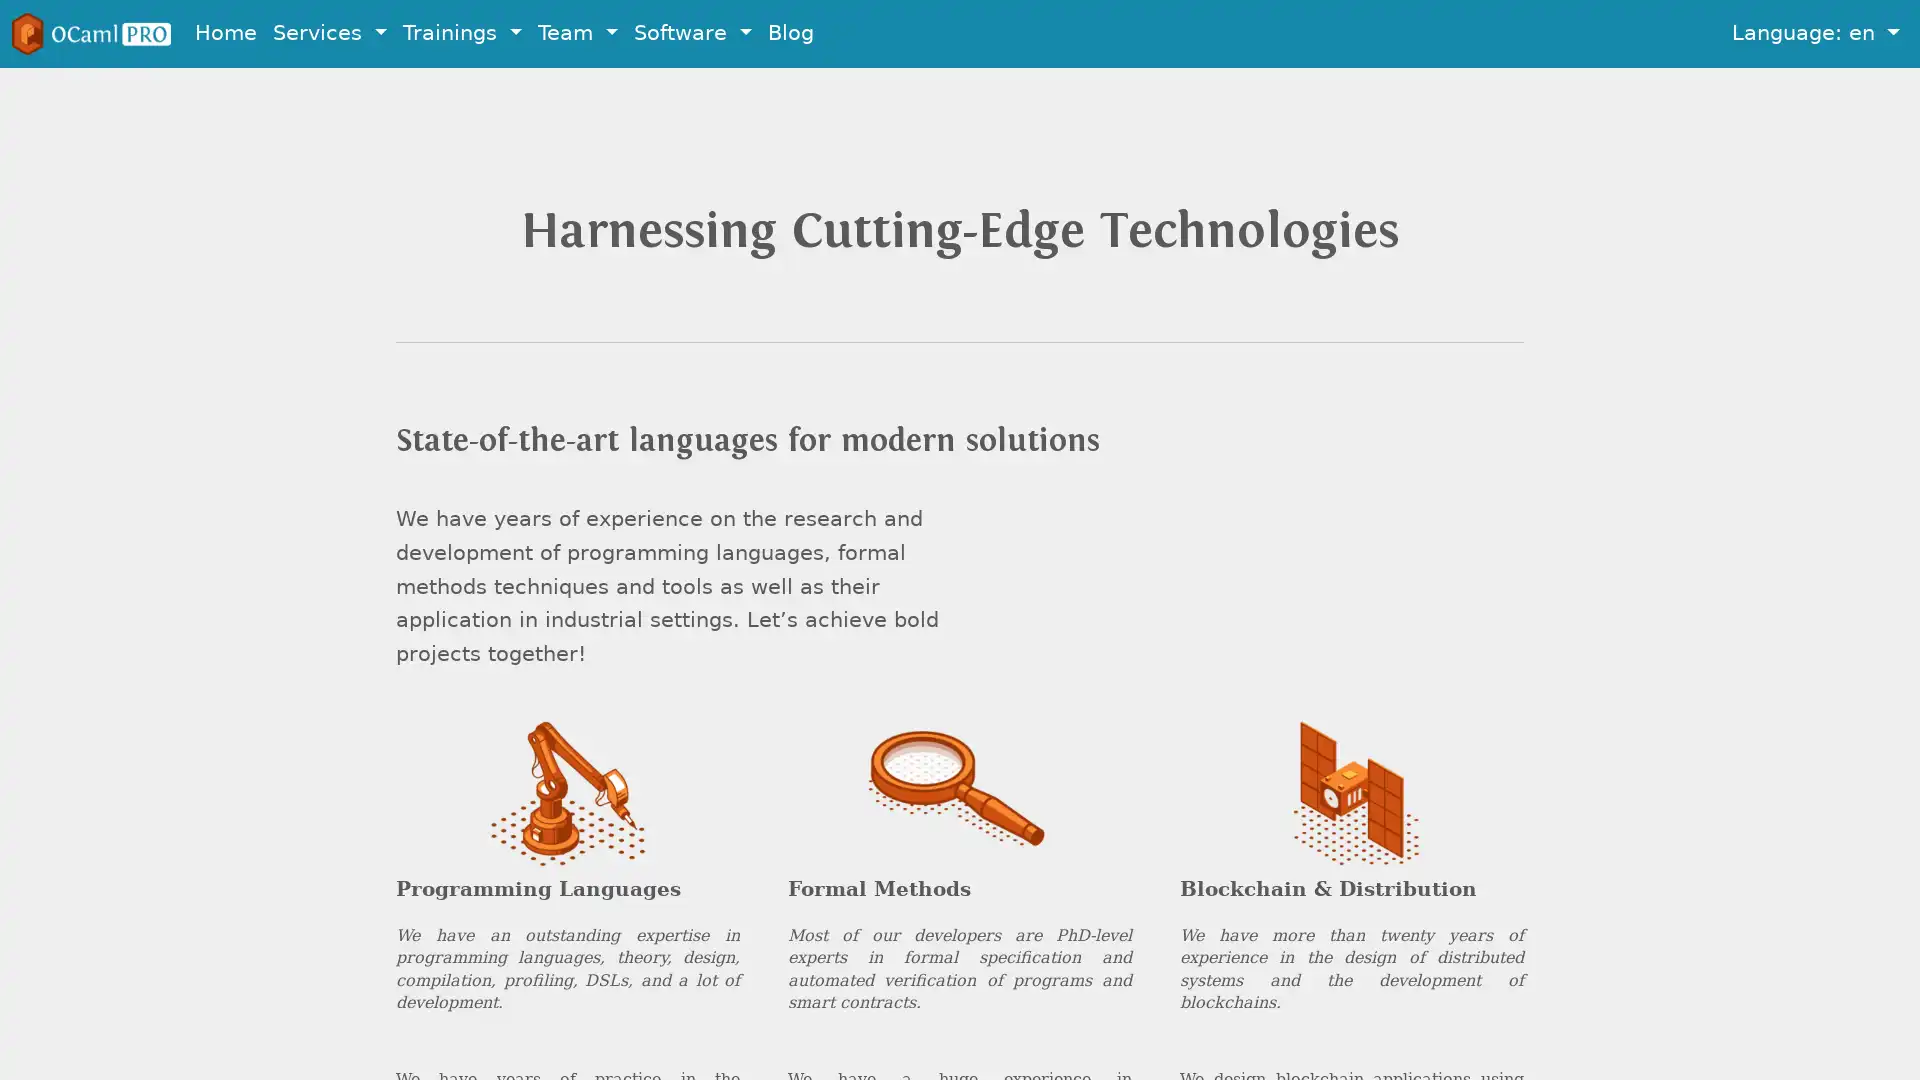  Describe the element at coordinates (692, 33) in the screenshot. I see `Software` at that location.